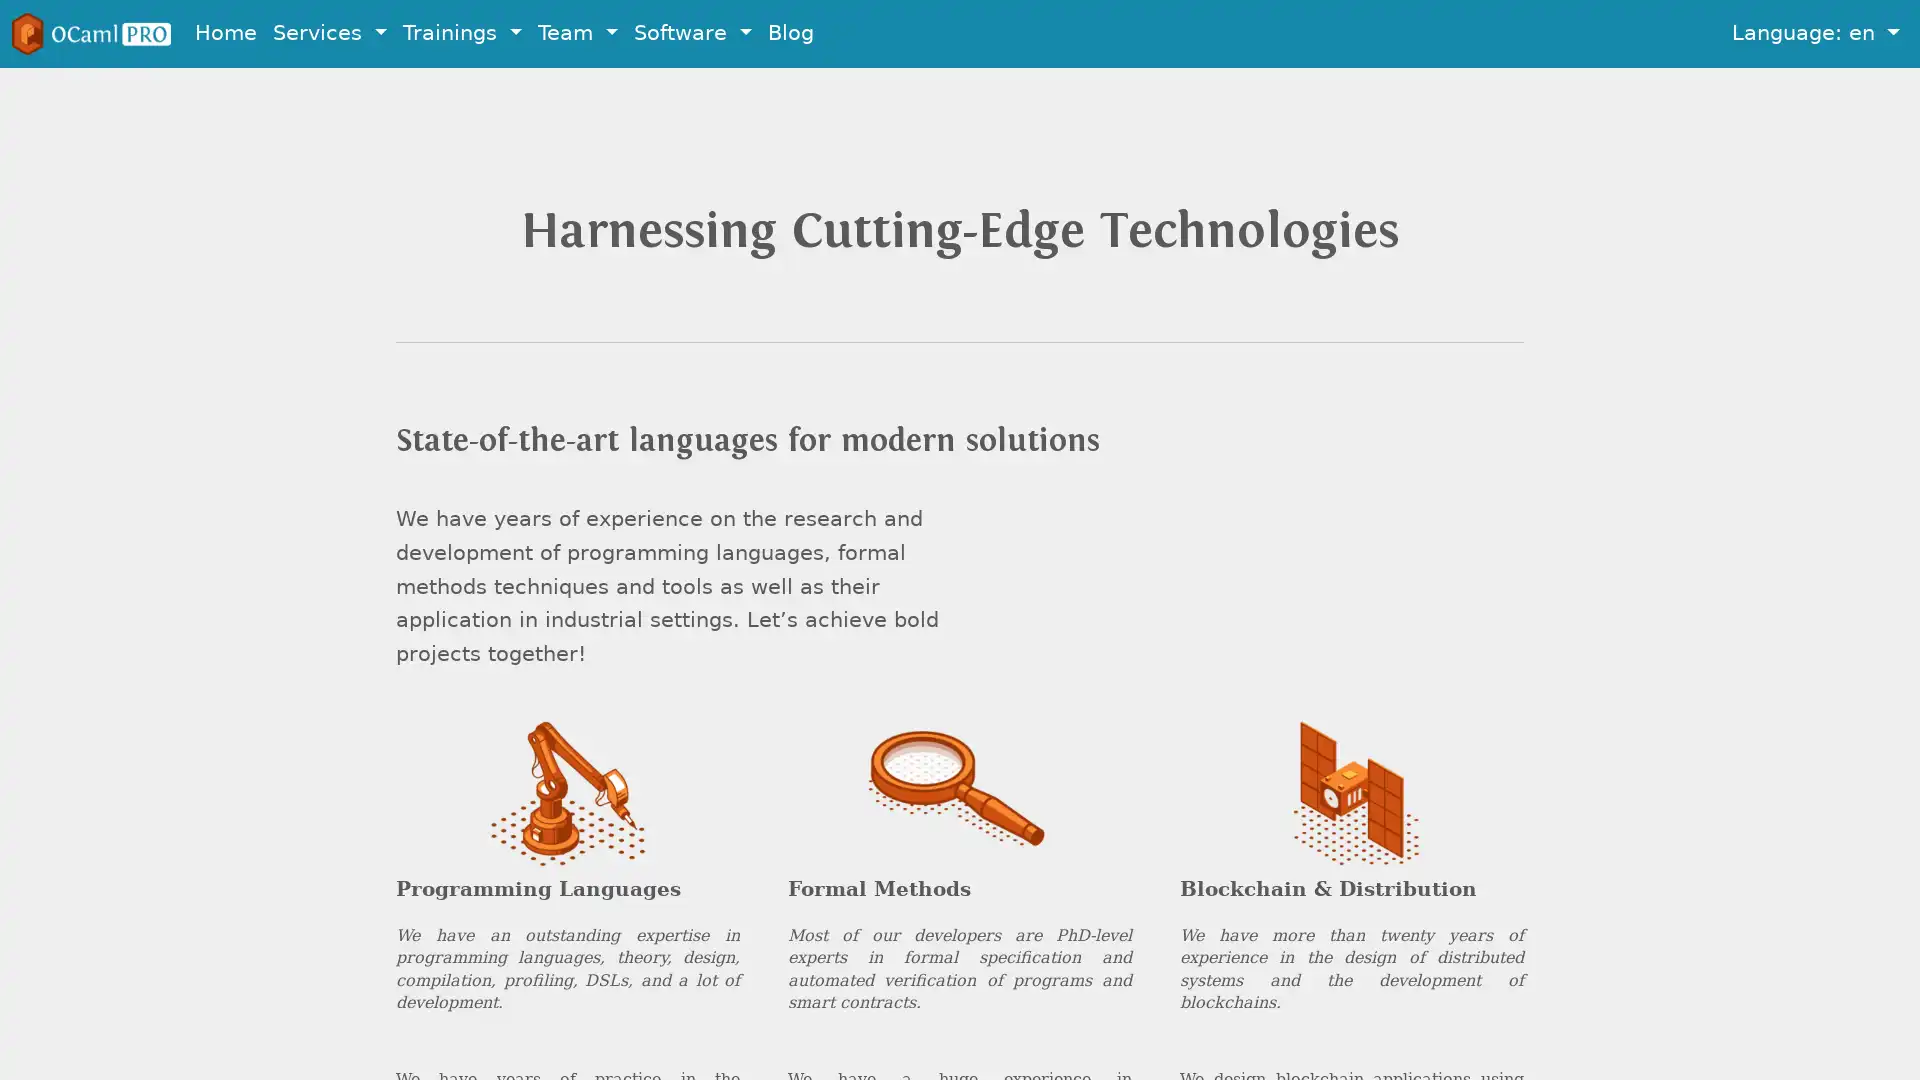  Describe the element at coordinates (692, 33) in the screenshot. I see `Software` at that location.